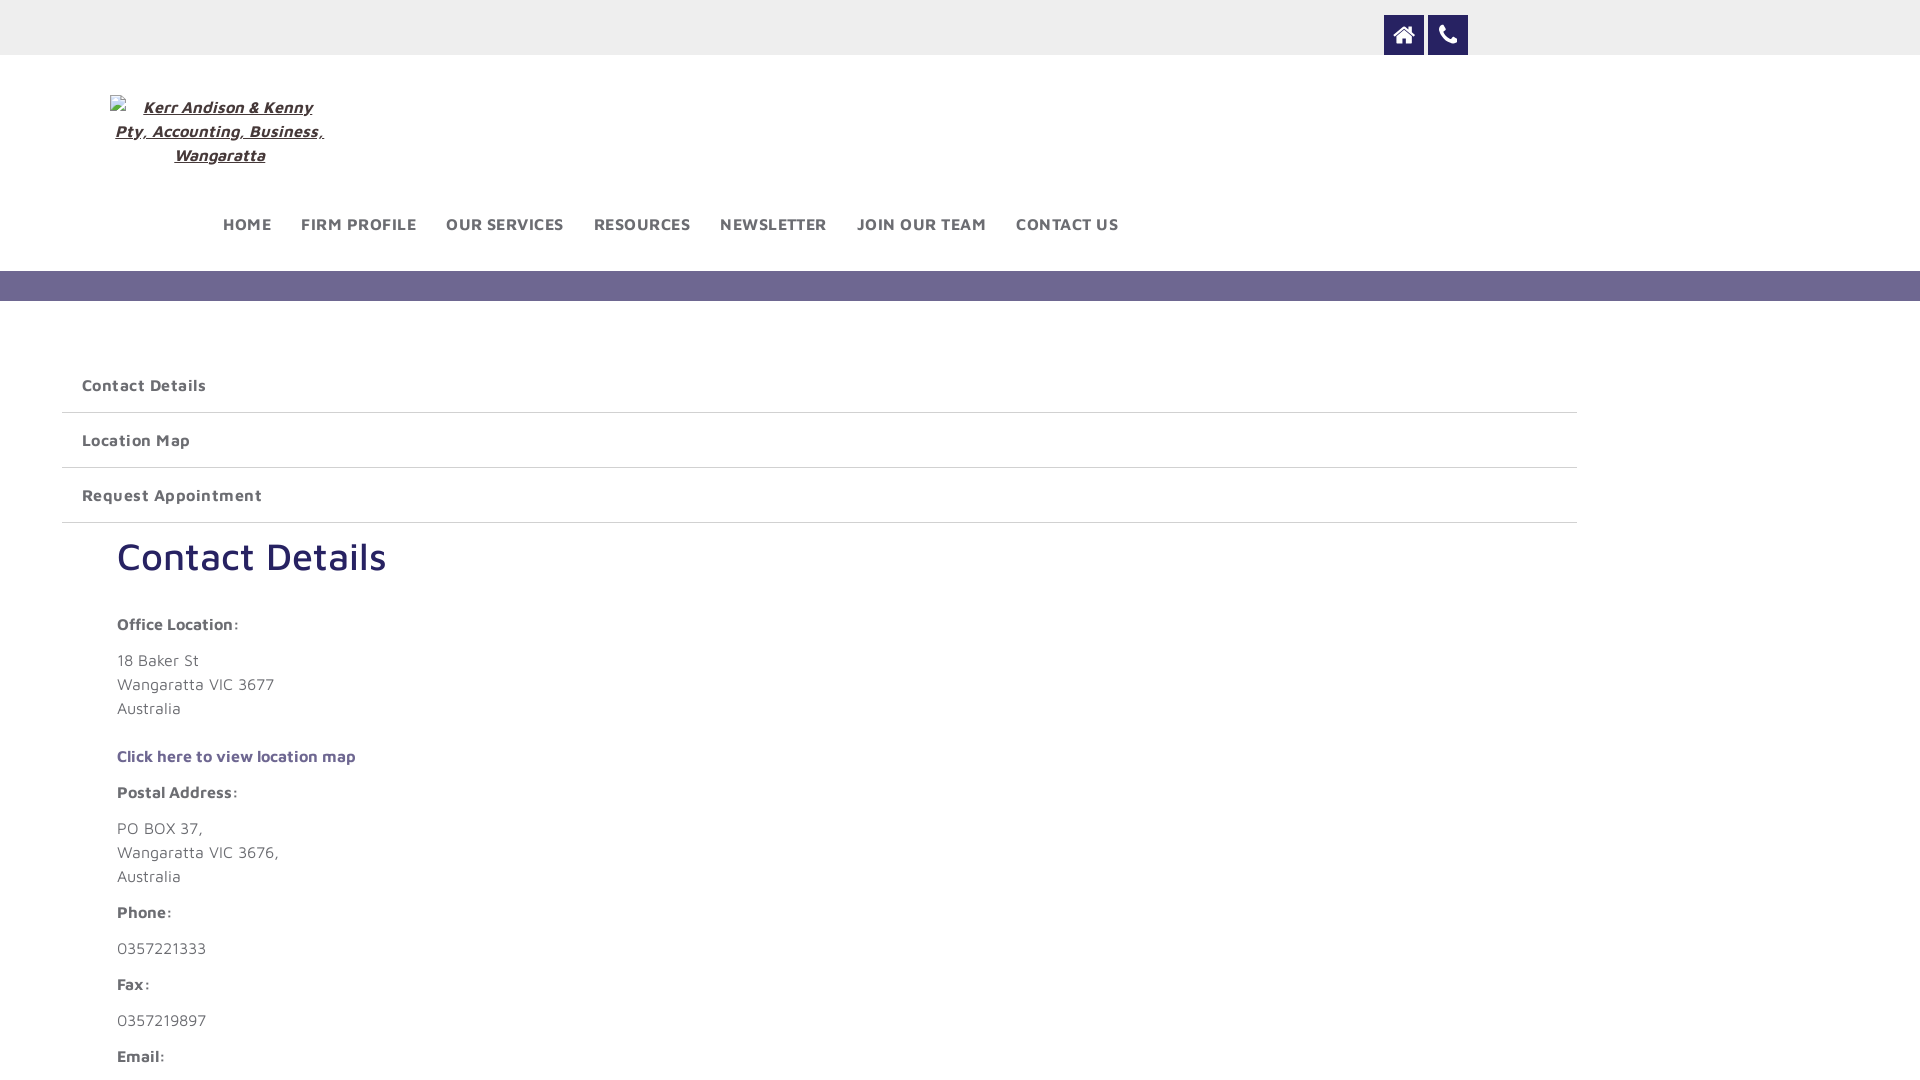 The width and height of the screenshot is (1920, 1080). What do you see at coordinates (236, 756) in the screenshot?
I see `'Click here to view location map'` at bounding box center [236, 756].